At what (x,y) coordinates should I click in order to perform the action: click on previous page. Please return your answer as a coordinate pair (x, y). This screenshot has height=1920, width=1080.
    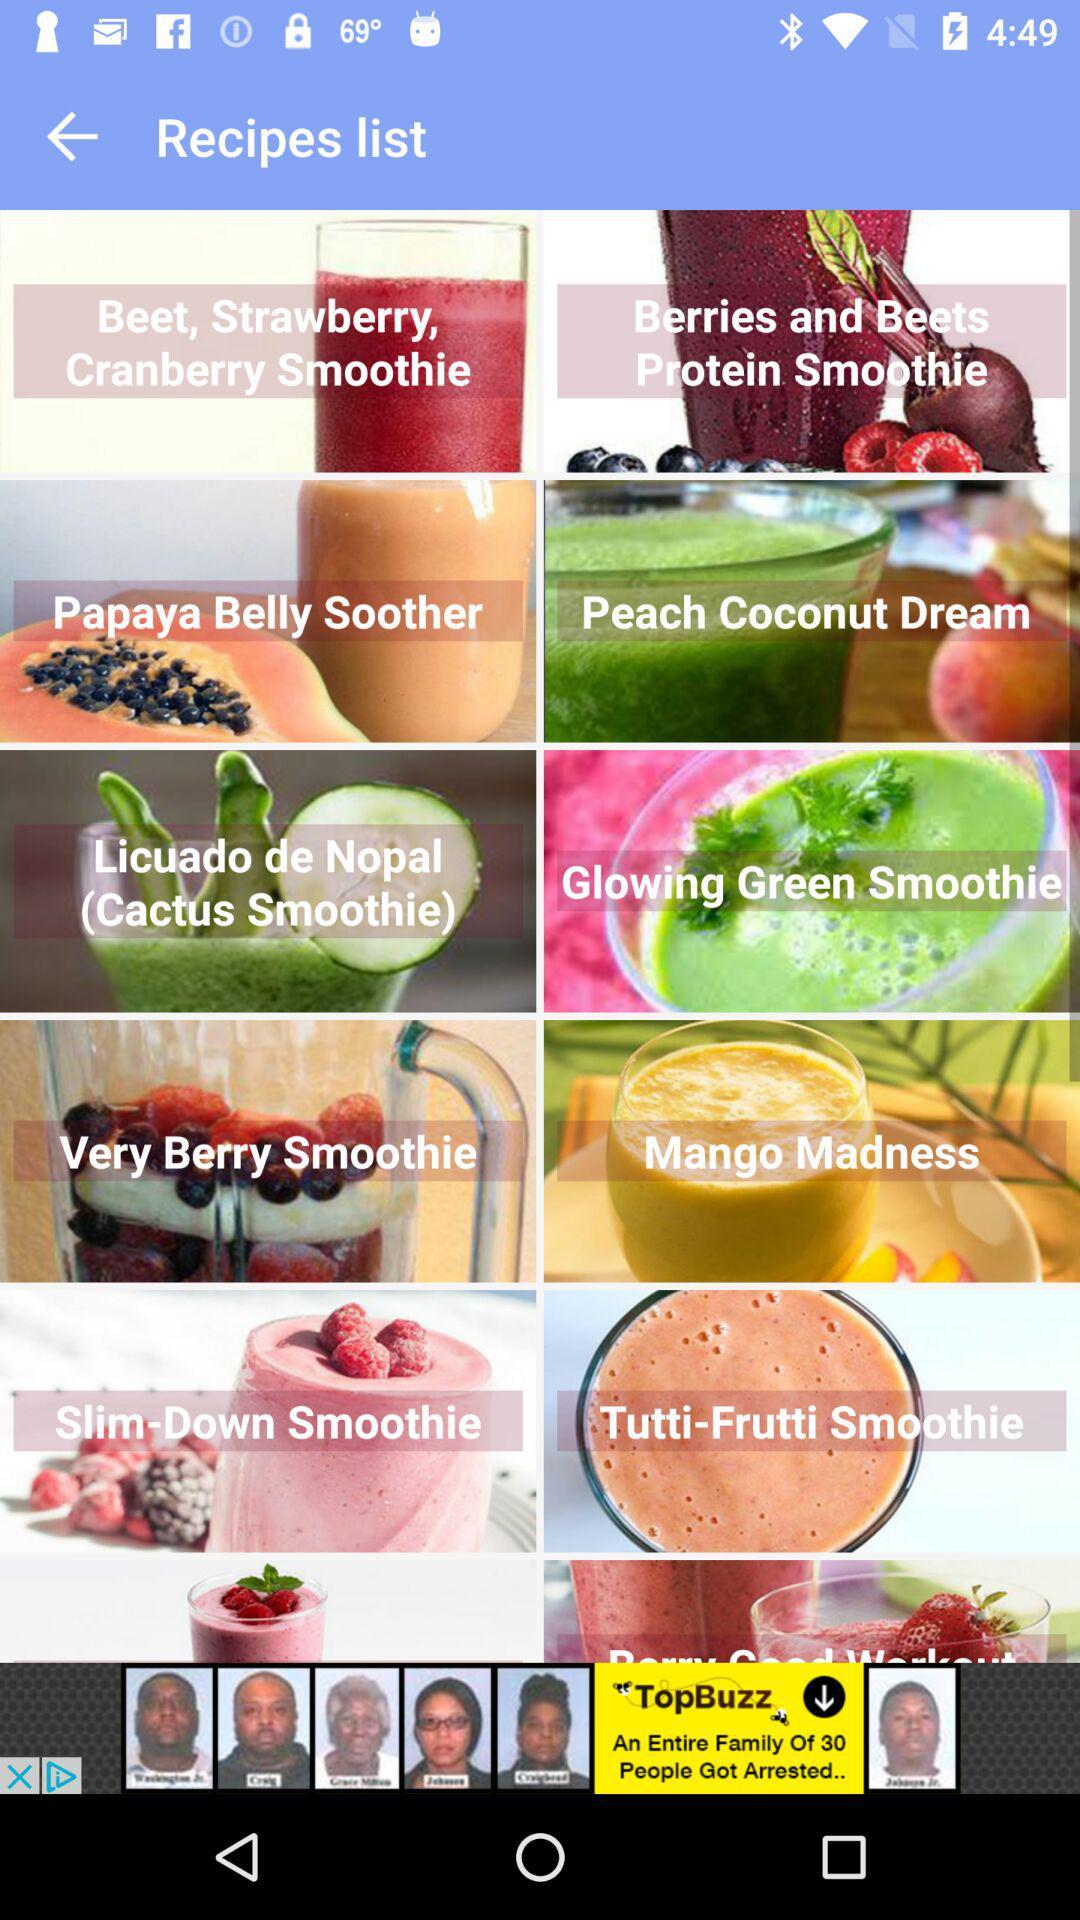
    Looking at the image, I should click on (71, 135).